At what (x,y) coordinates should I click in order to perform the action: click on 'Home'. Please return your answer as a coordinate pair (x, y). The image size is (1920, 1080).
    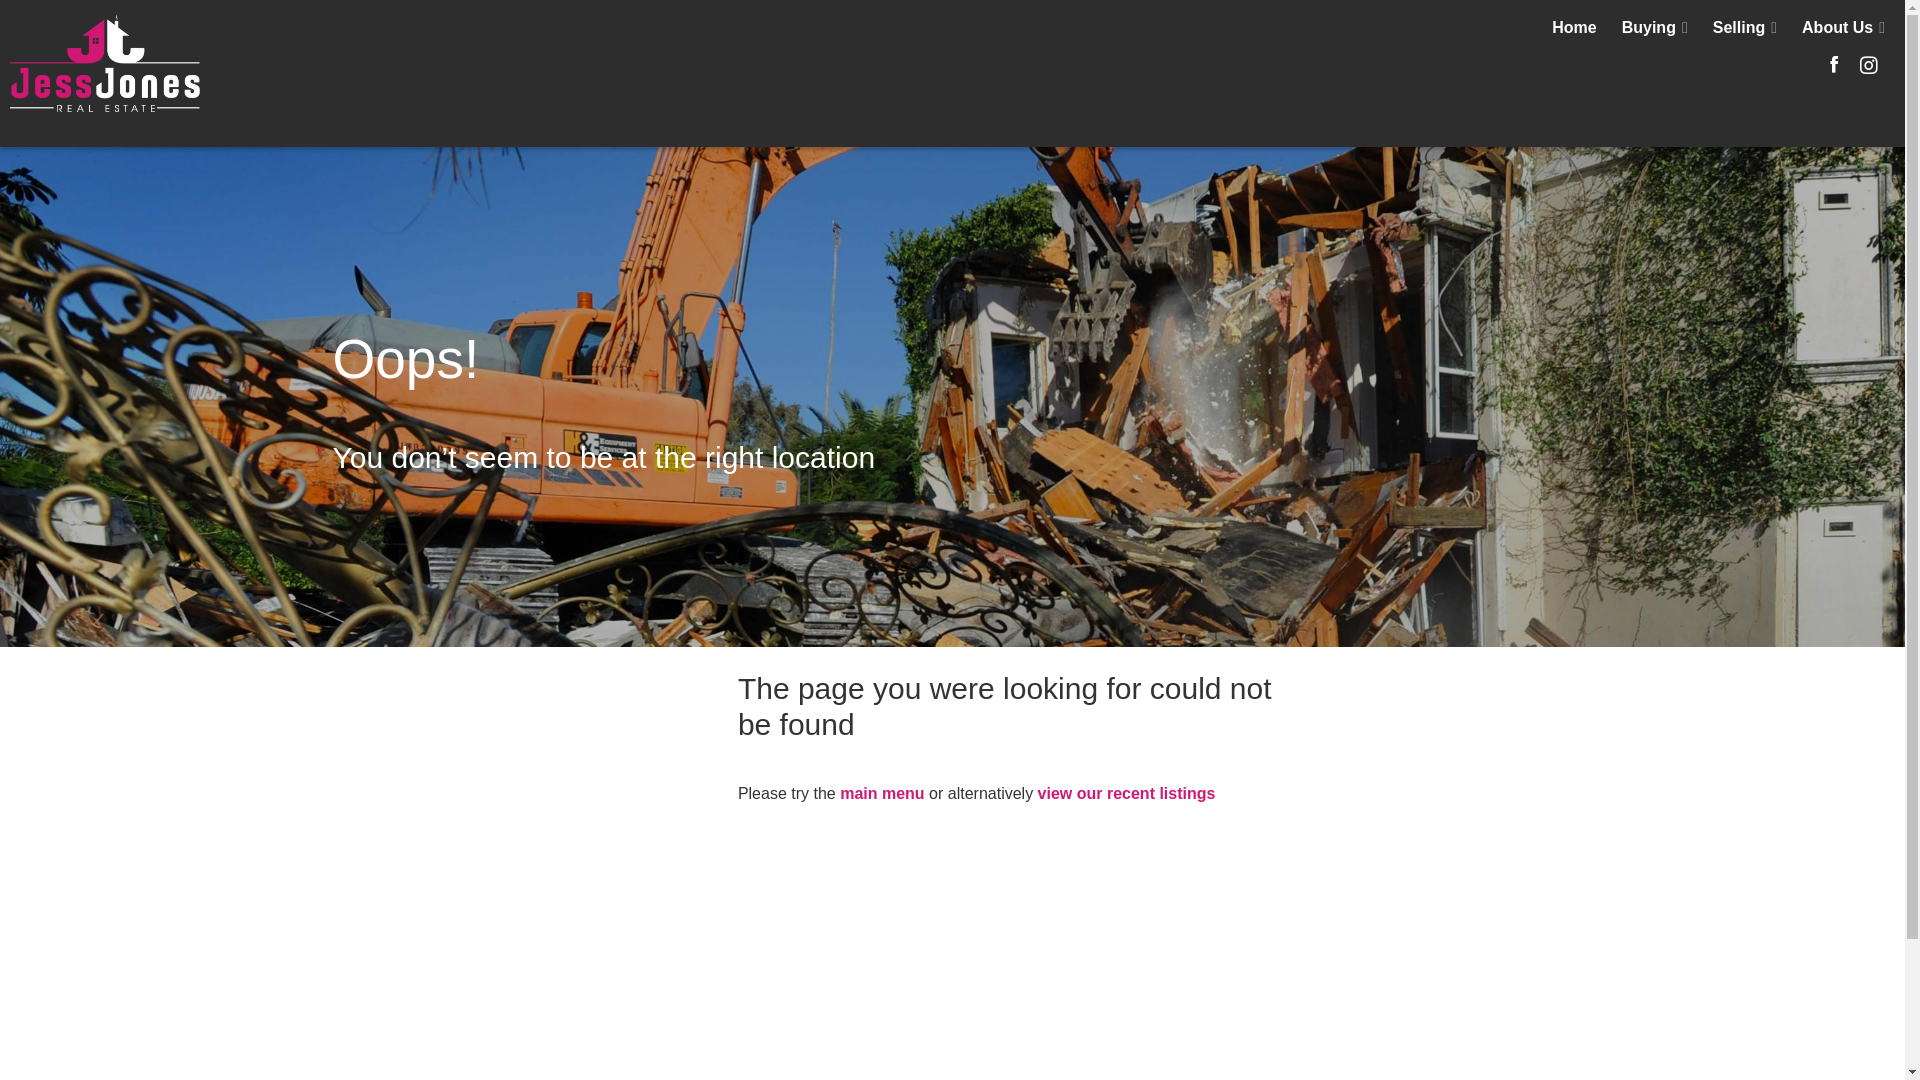
    Looking at the image, I should click on (1573, 27).